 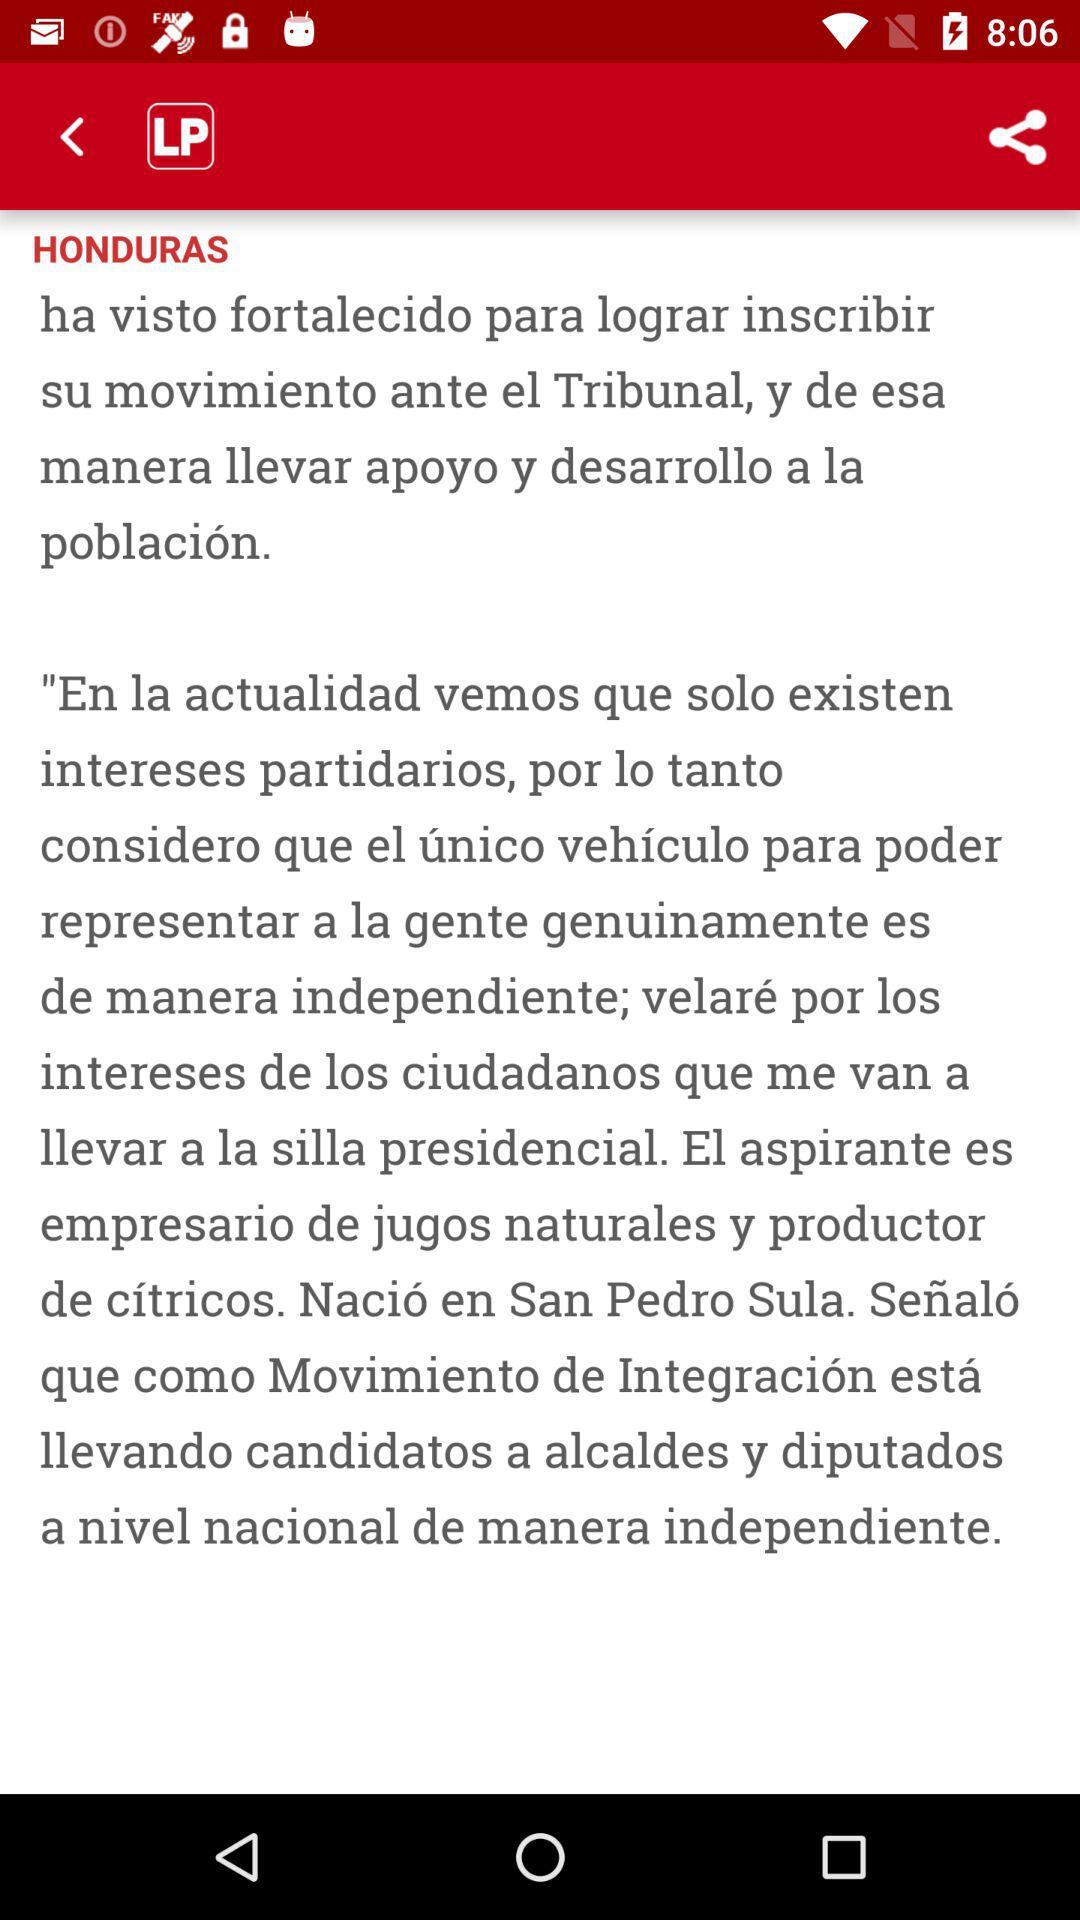 What do you see at coordinates (540, 1027) in the screenshot?
I see `san pedro sula icon` at bounding box center [540, 1027].